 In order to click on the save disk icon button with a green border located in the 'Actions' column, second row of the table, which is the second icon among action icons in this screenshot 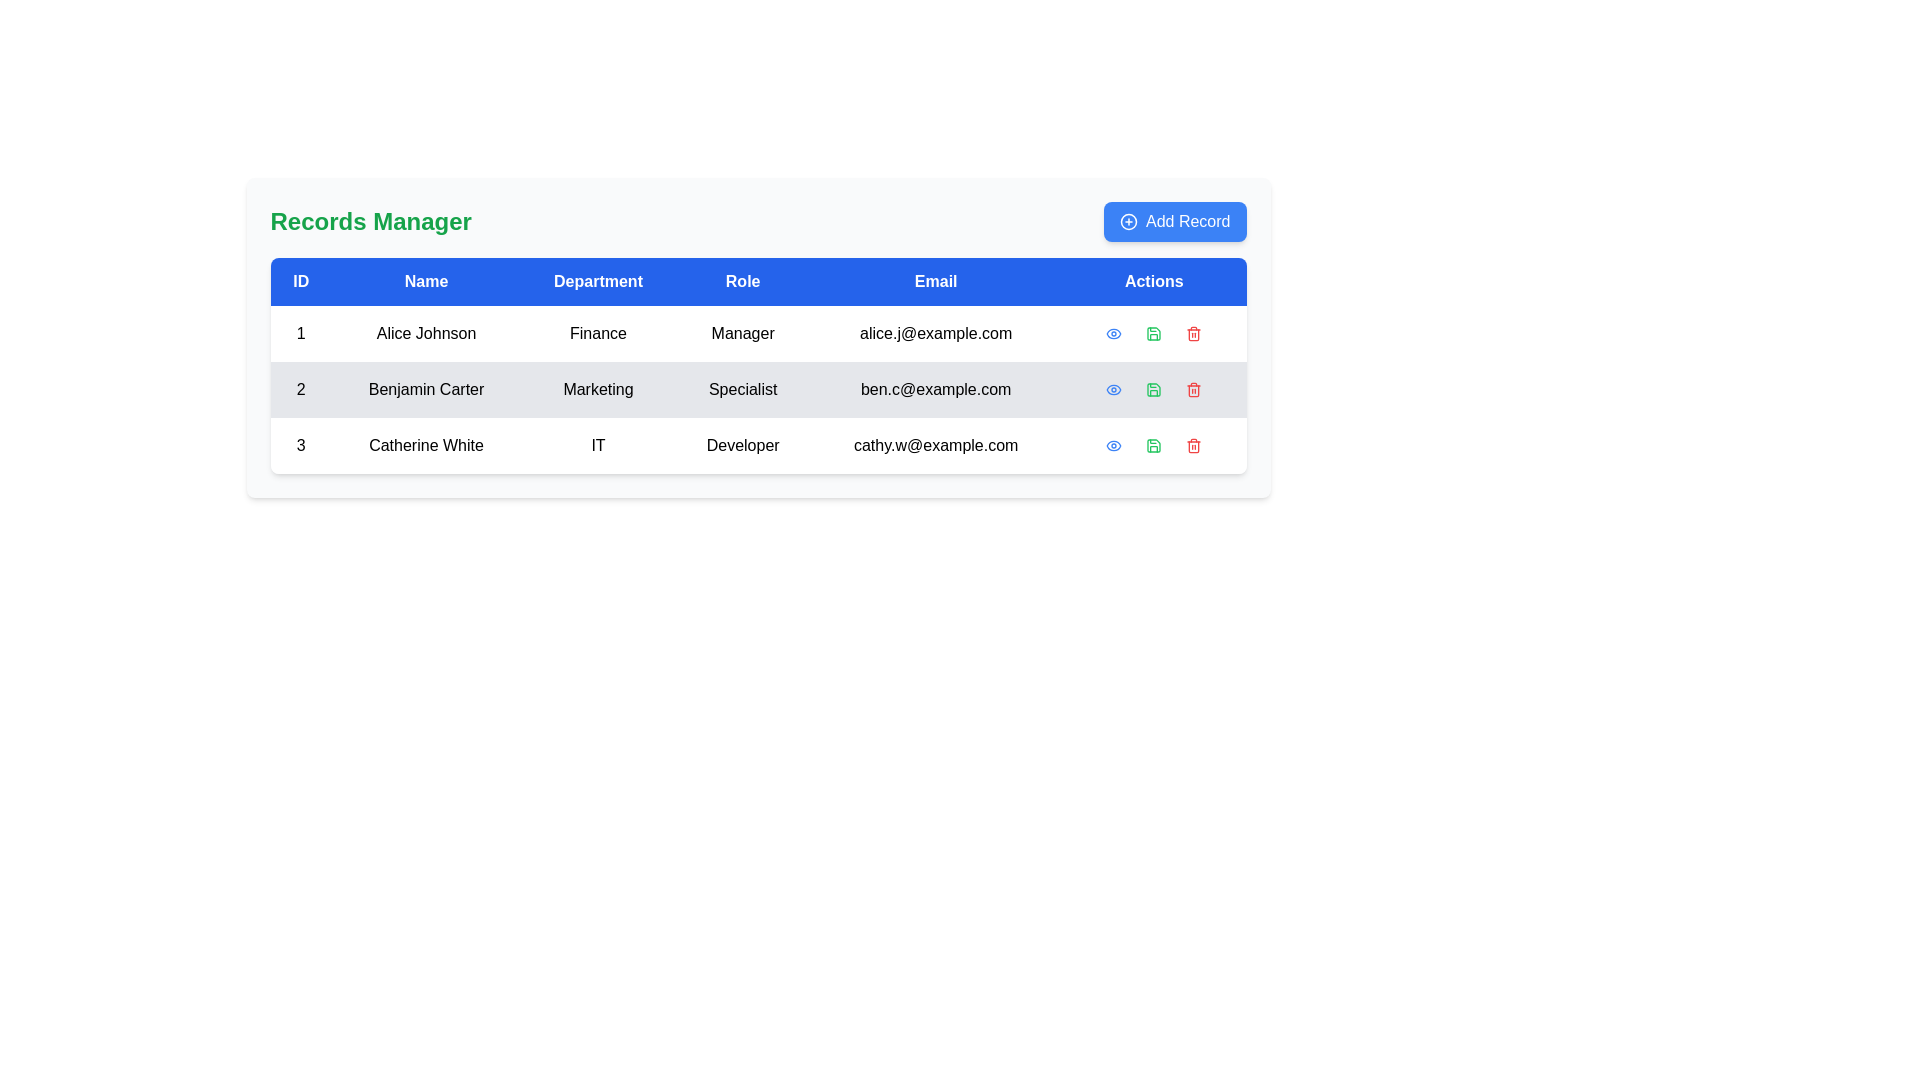, I will do `click(1153, 389)`.